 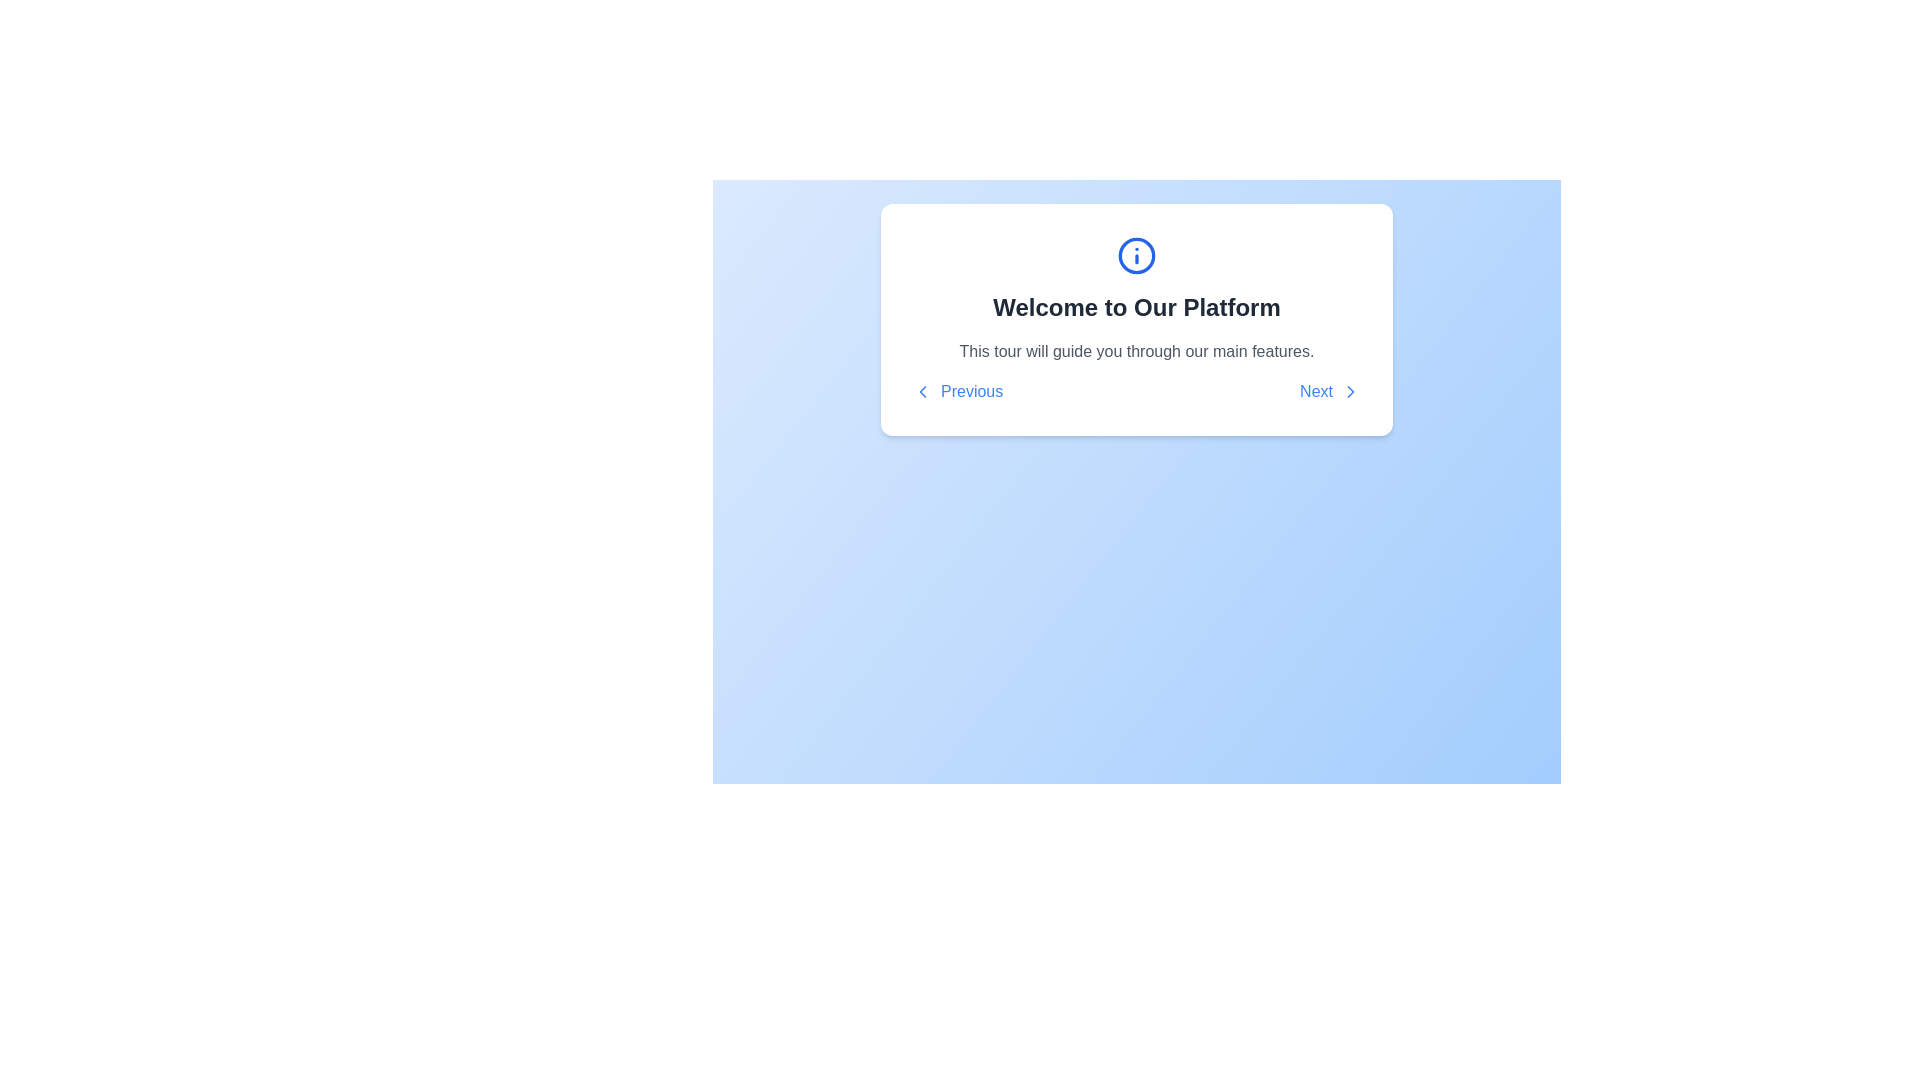 I want to click on the chevron icon located on the left-hand side of the navigation area labeled 'Previous', so click(x=921, y=392).